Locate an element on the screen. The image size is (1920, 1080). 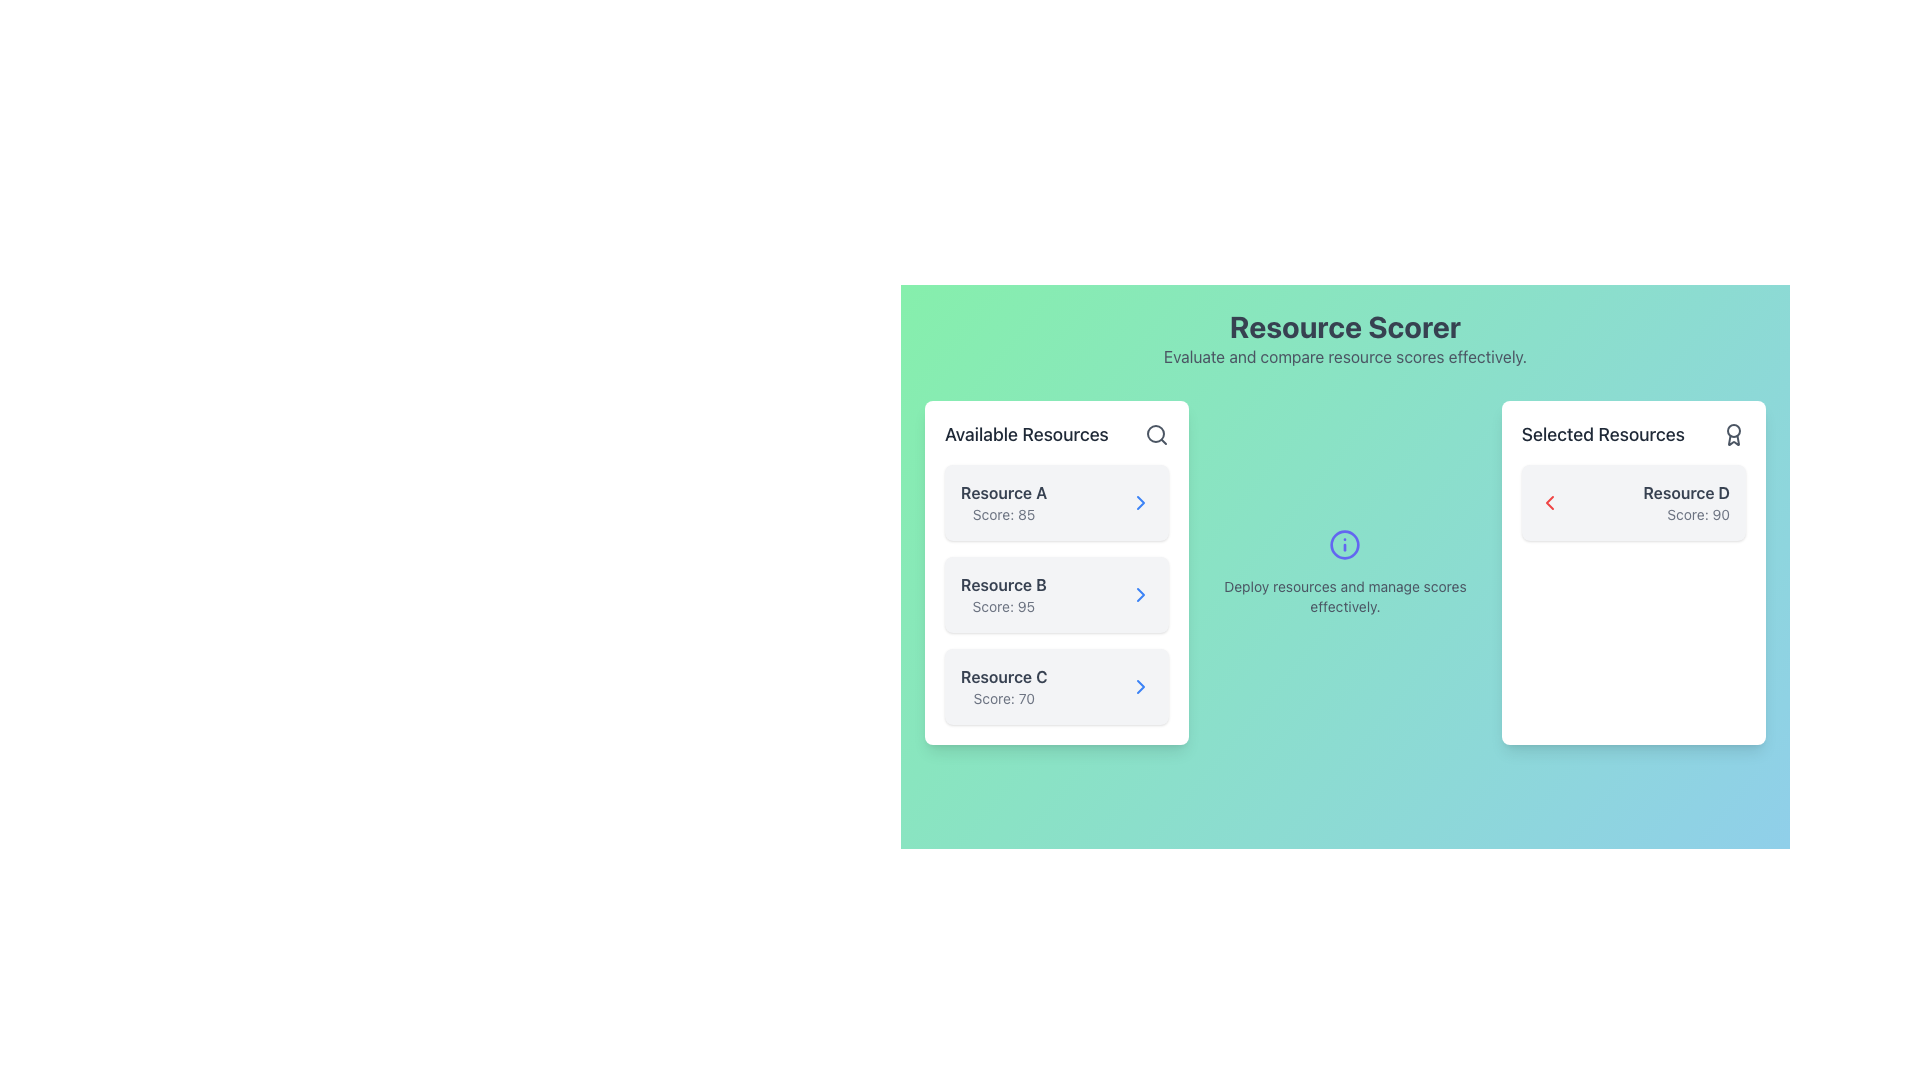
the Text Label that serves as a descriptive label for the resource, located at the top-left corner of the first item in a vertical list, above the 'Score: 85' label is located at coordinates (1004, 493).